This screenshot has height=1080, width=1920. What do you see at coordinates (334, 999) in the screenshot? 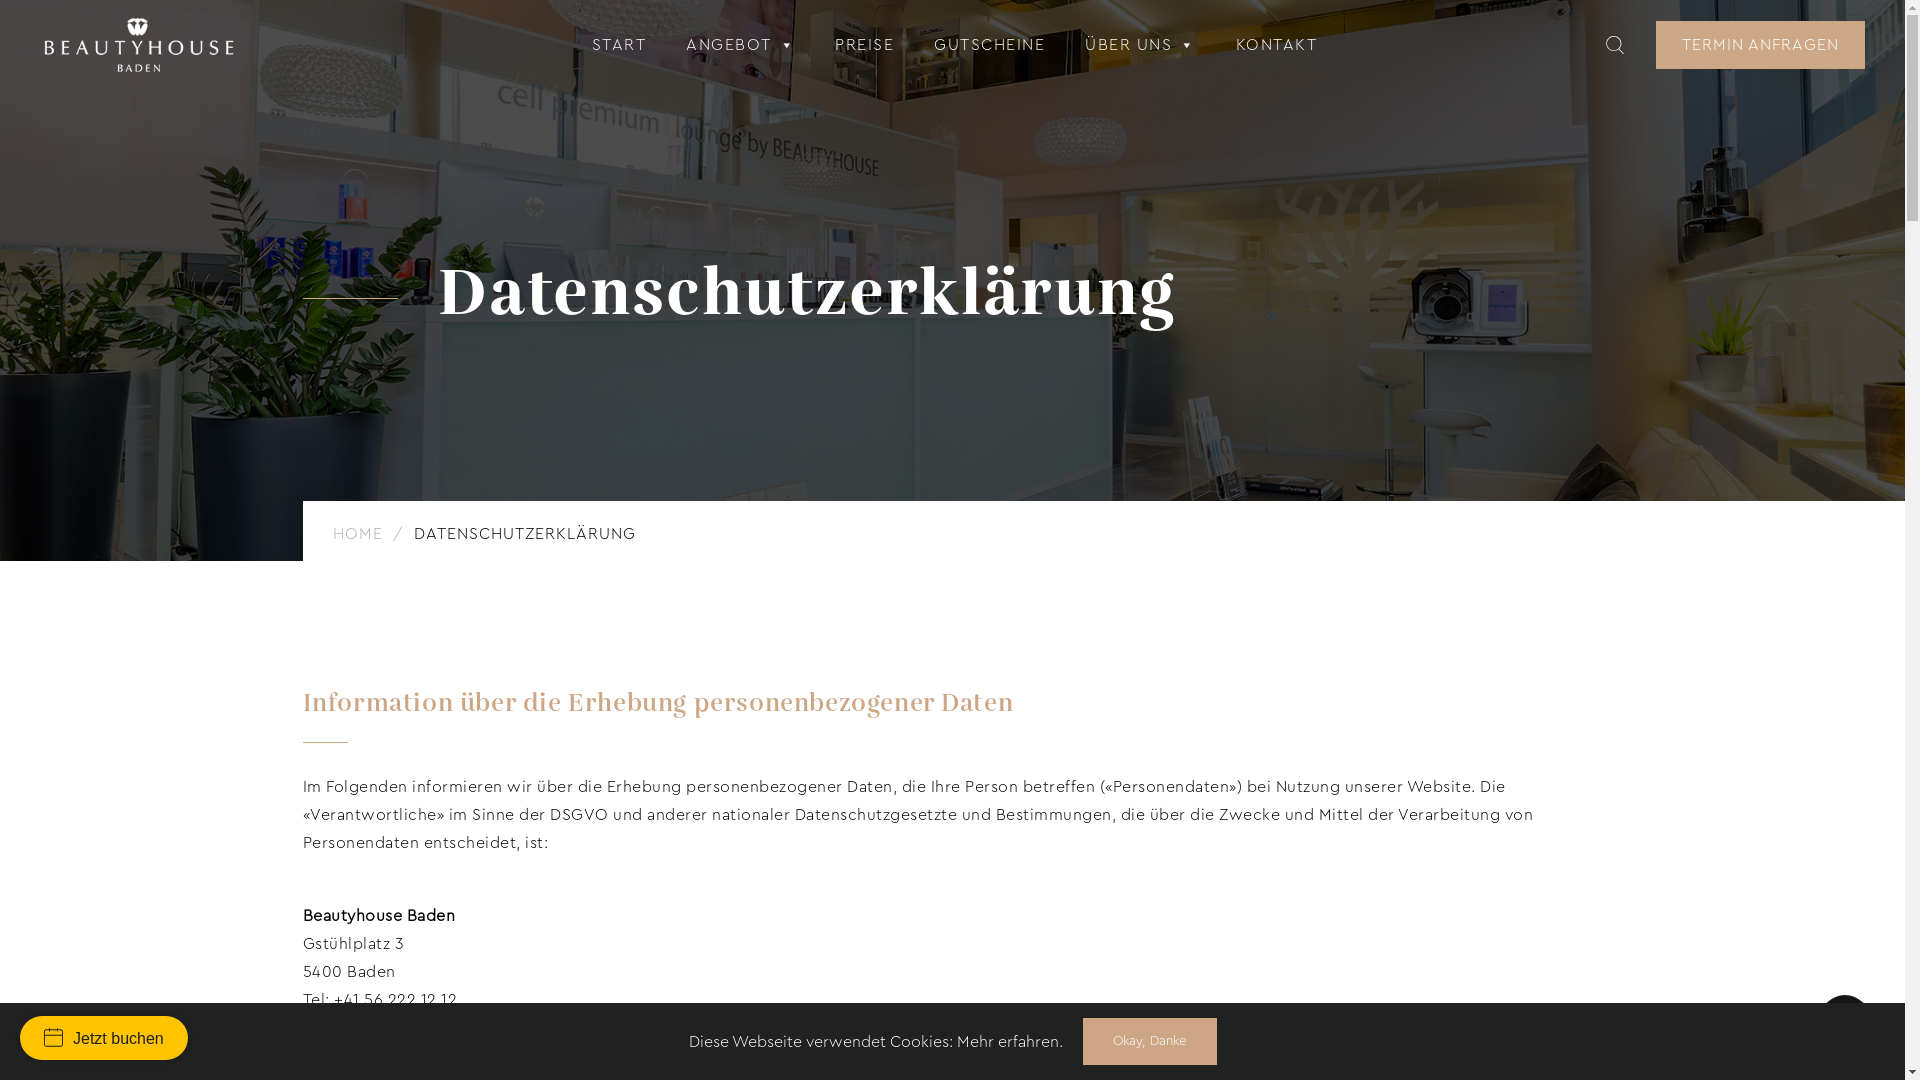
I see `'+41 56 222 12 12'` at bounding box center [334, 999].